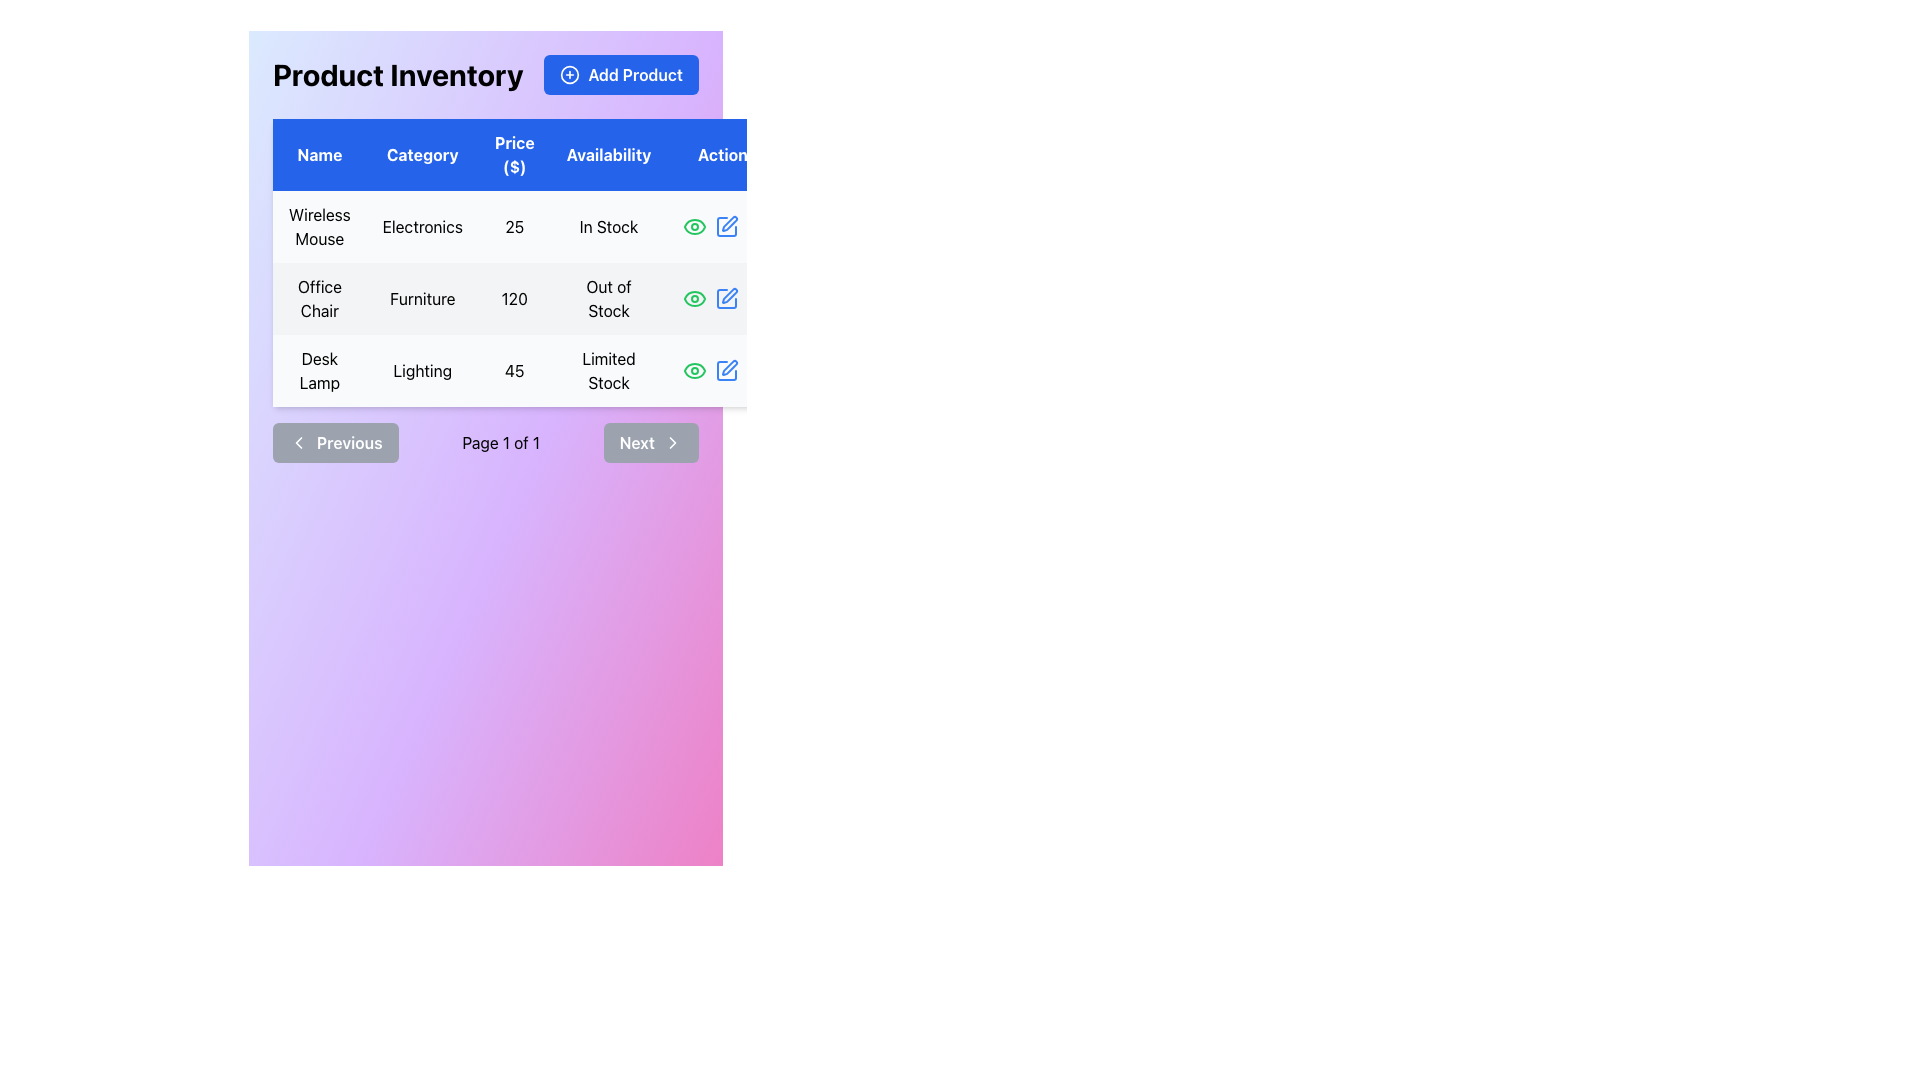 The height and width of the screenshot is (1080, 1920). I want to click on the icon located in the 'Add Product' button, positioned towards the top-right corner, so click(569, 73).